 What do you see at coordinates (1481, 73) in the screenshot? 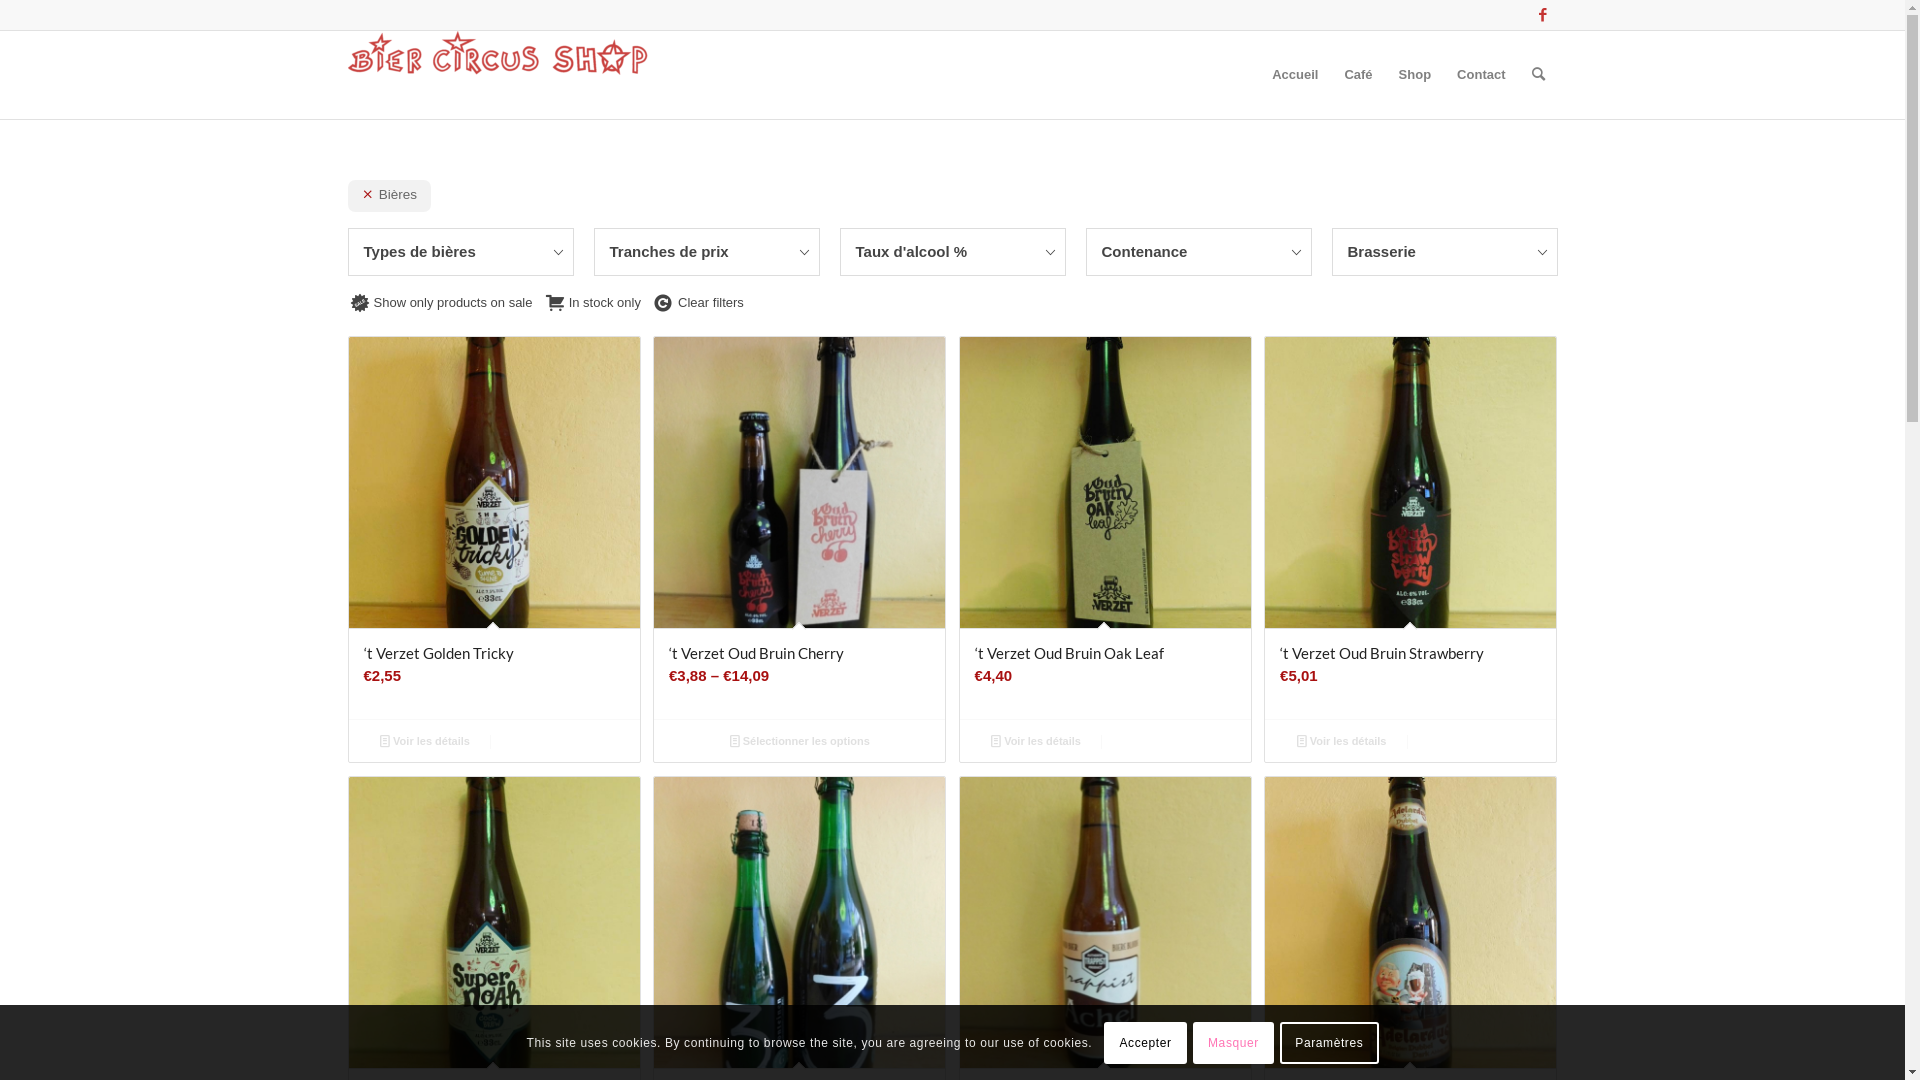
I see `'Contact'` at bounding box center [1481, 73].